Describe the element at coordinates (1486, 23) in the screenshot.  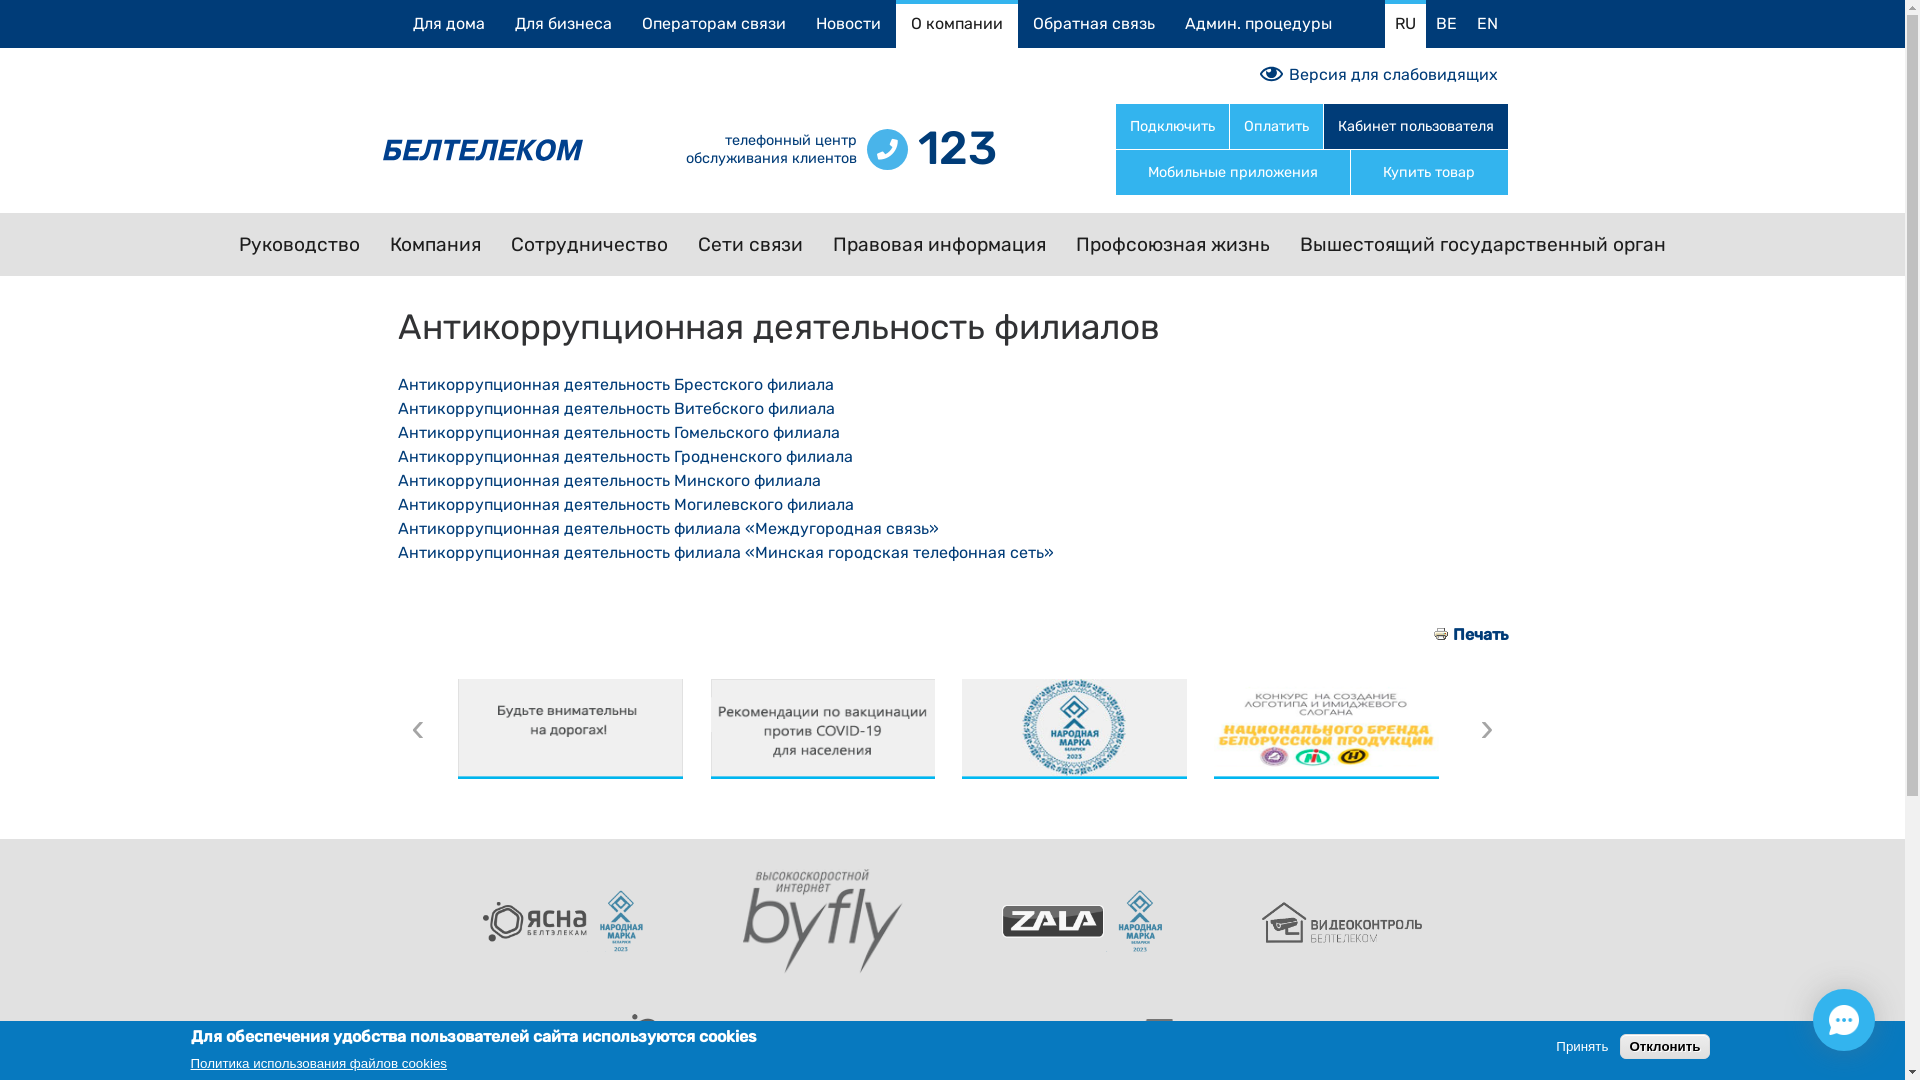
I see `'EN'` at that location.